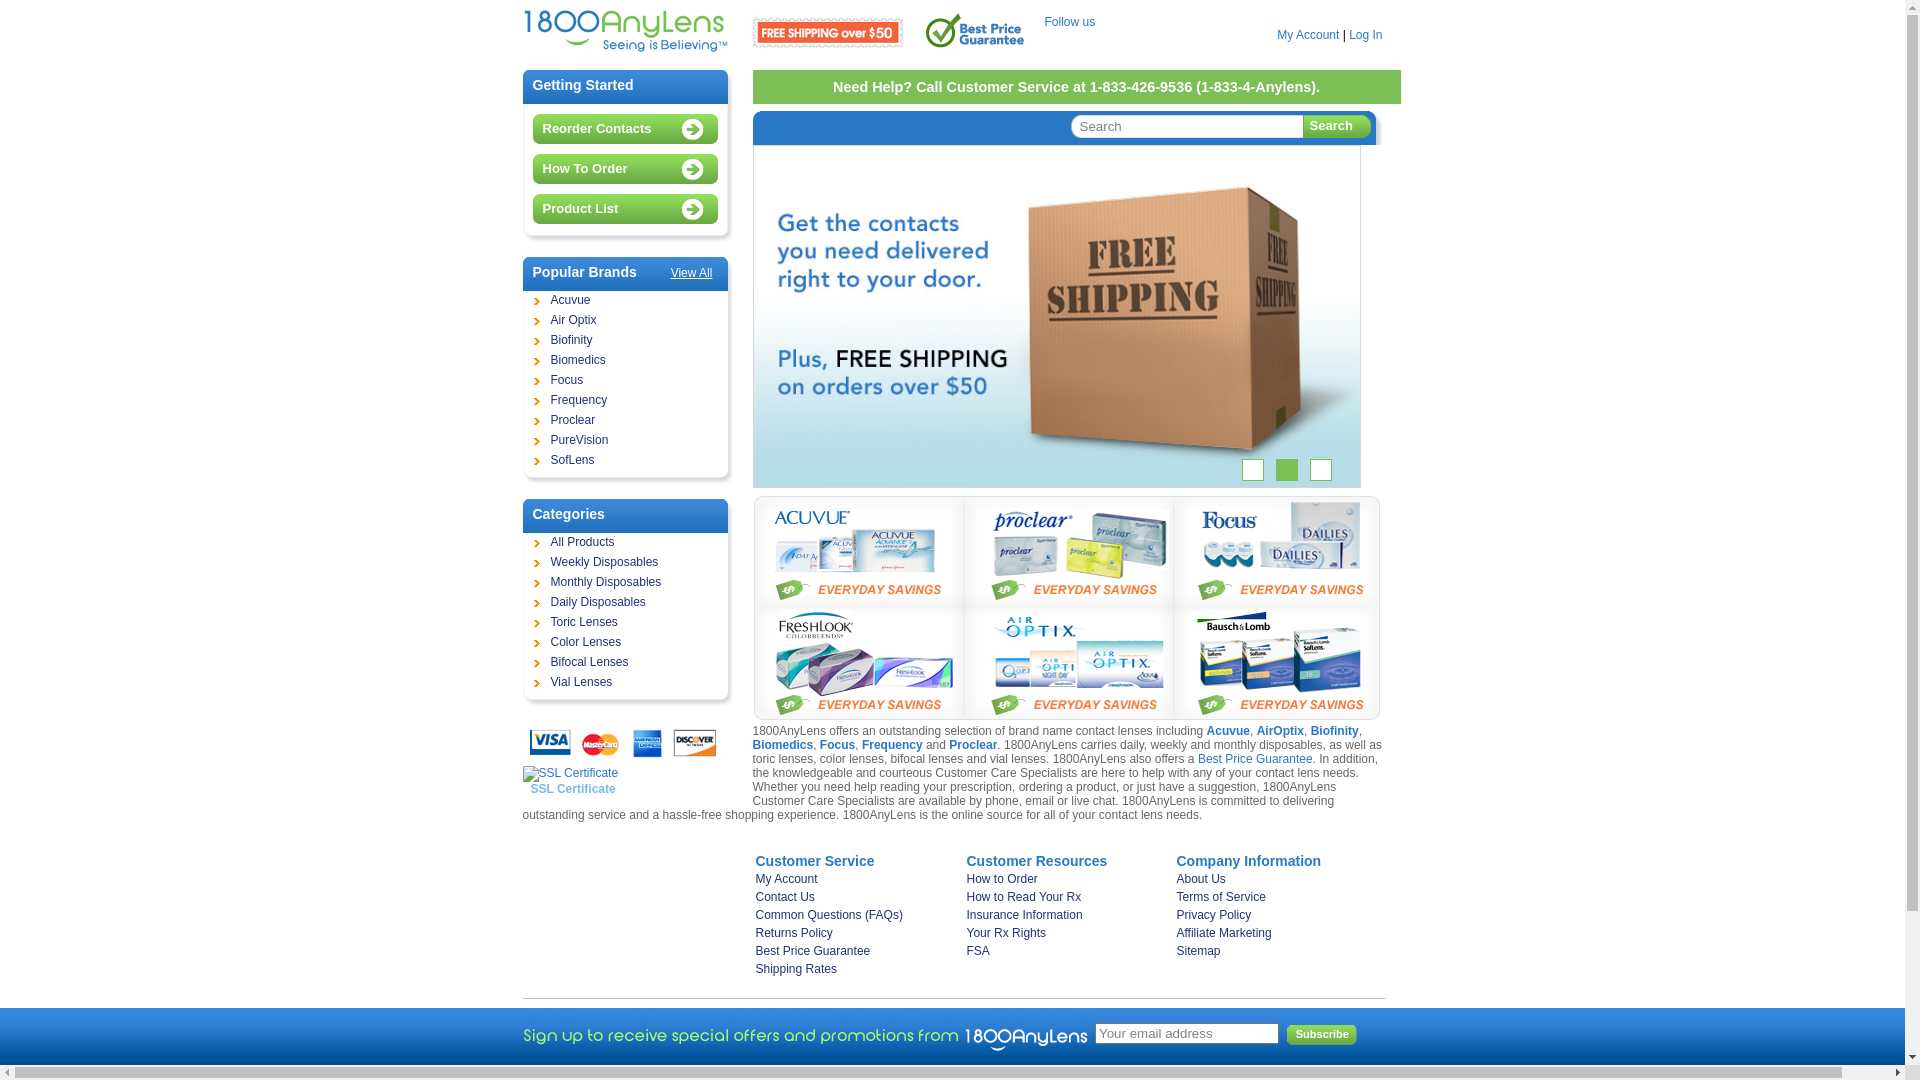  What do you see at coordinates (523, 439) in the screenshot?
I see `'PureVision'` at bounding box center [523, 439].